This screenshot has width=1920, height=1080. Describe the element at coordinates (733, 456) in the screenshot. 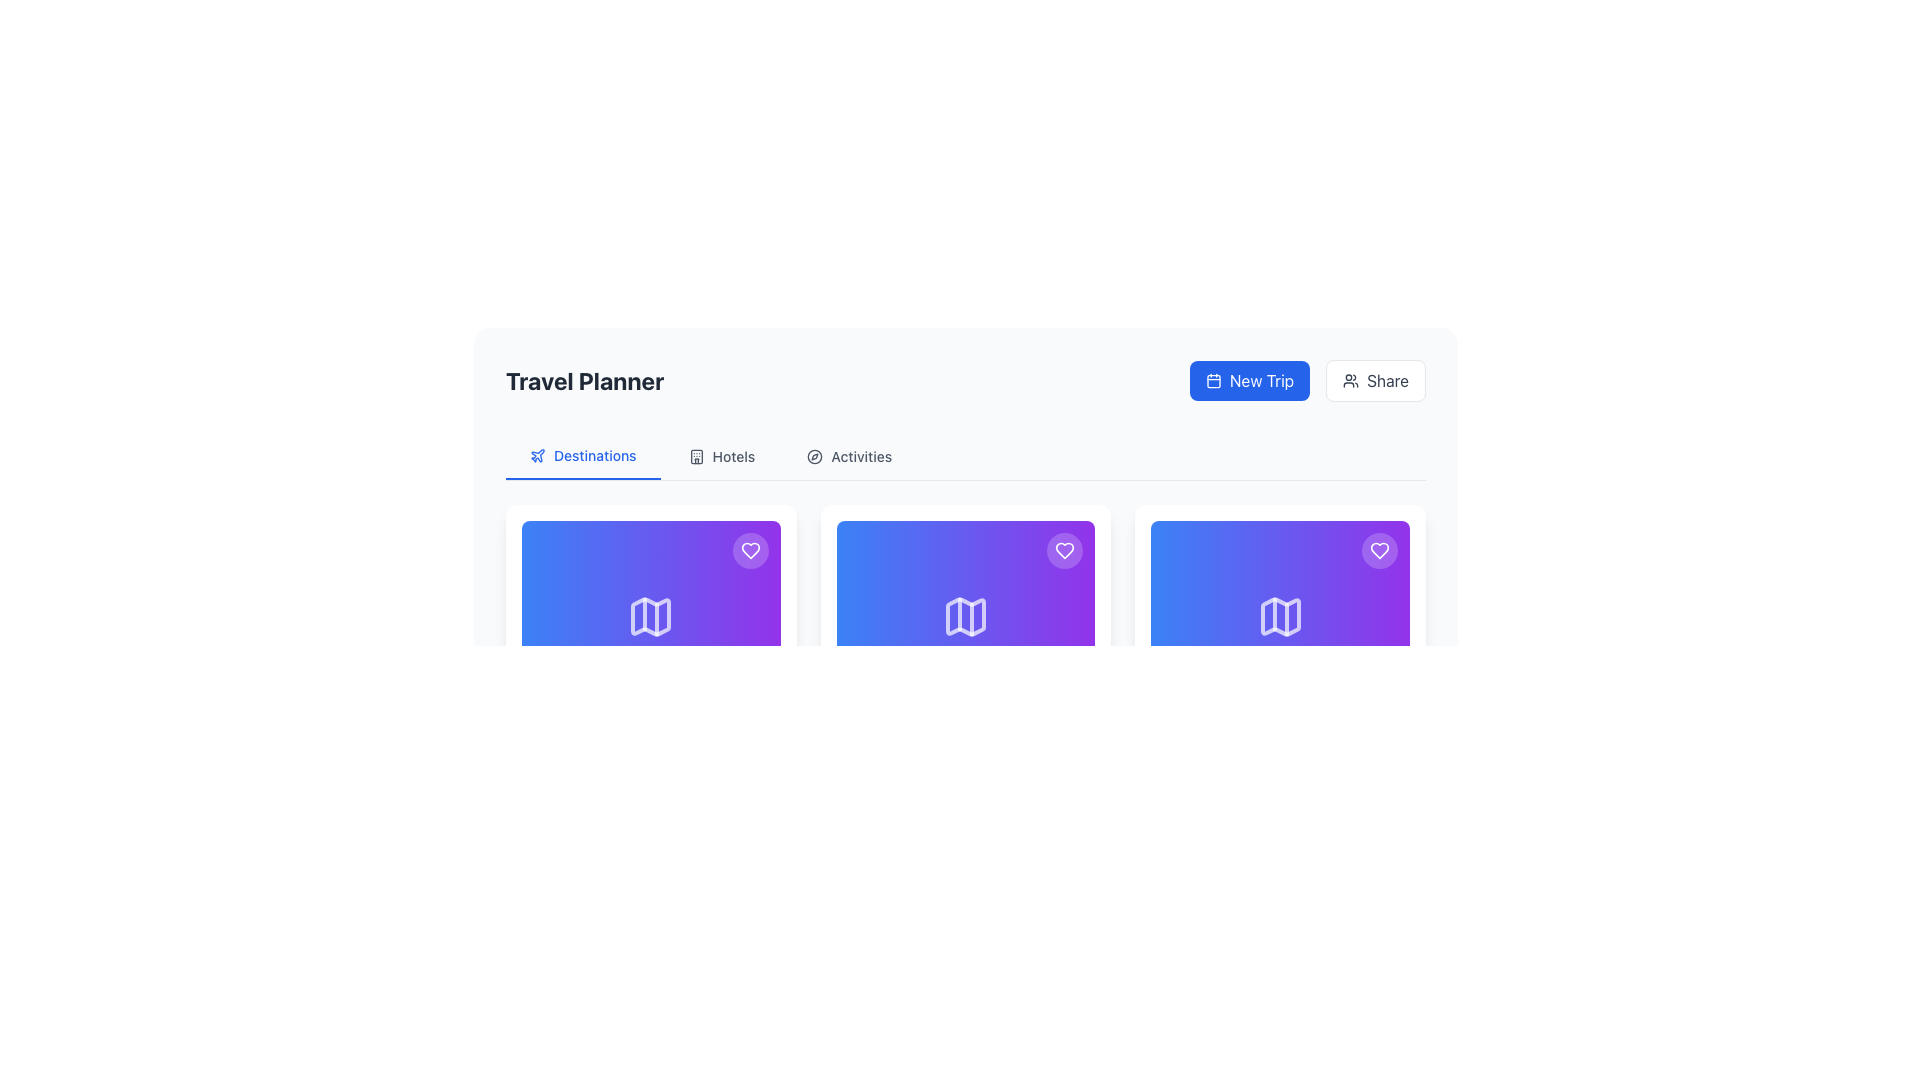

I see `the second item in the horizontal navigation menu bar, which serves as a navigation option to hotel information or bookings` at that location.